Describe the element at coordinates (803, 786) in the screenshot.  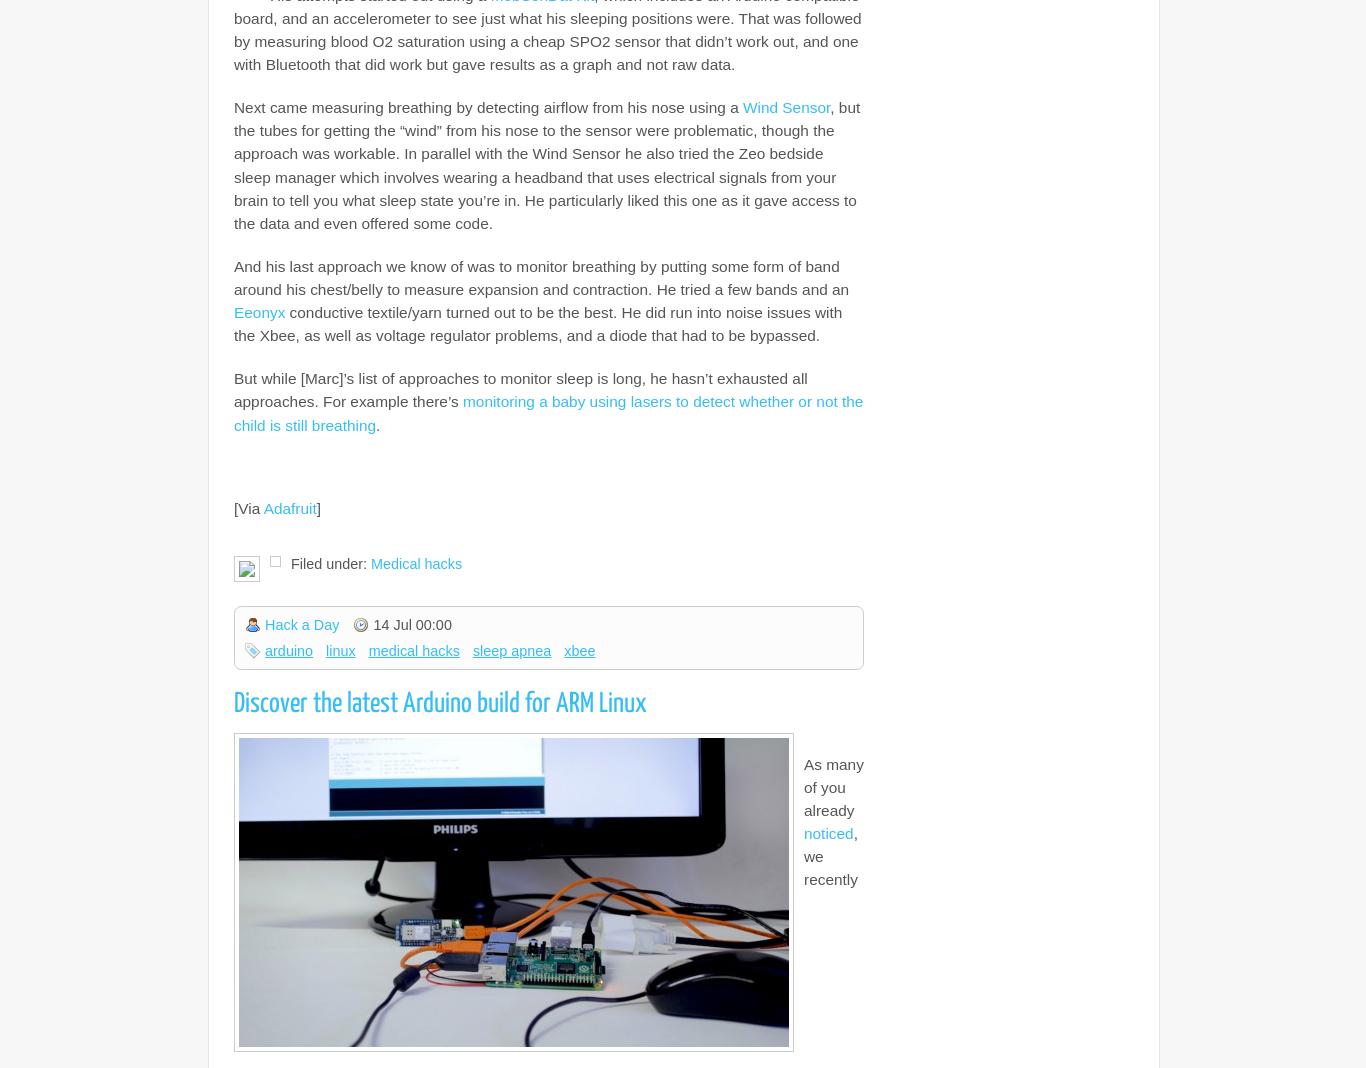
I see `'As many of you already'` at that location.